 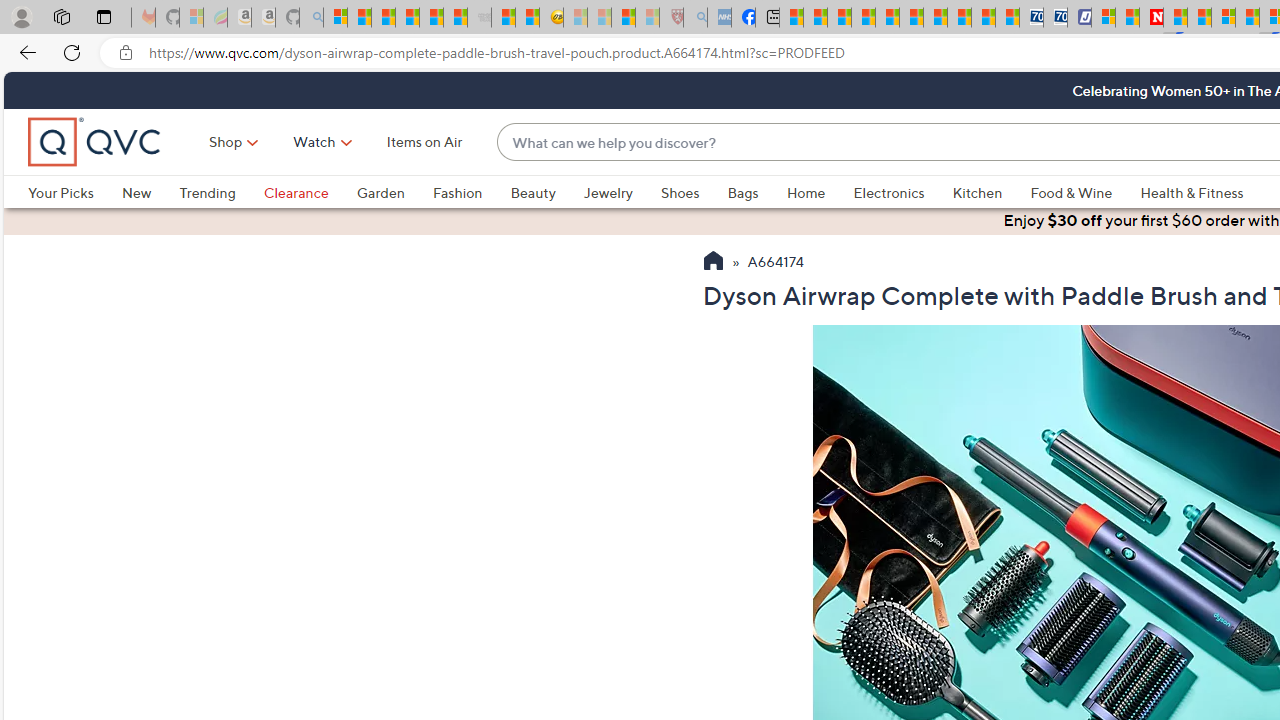 I want to click on 'New', so click(x=135, y=192).